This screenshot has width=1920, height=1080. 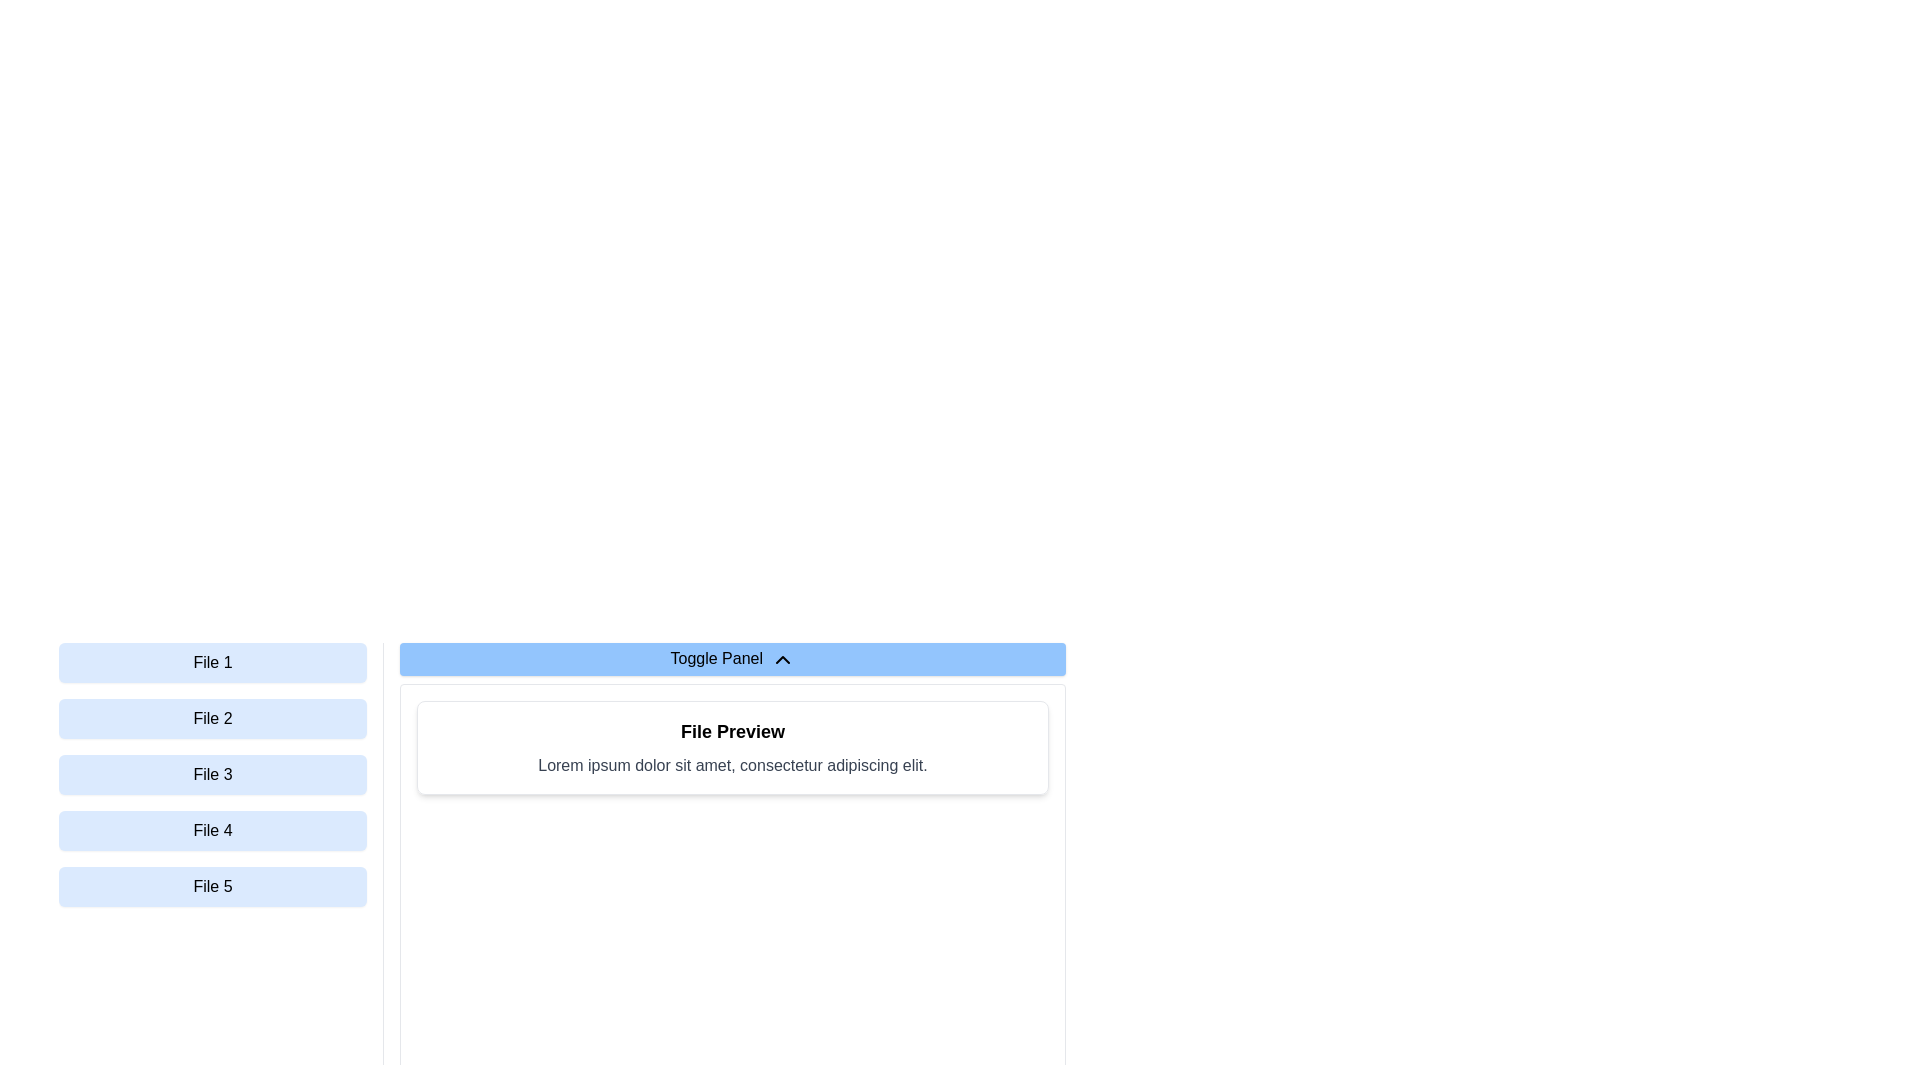 What do you see at coordinates (212, 886) in the screenshot?
I see `the 'File 5' button, which is a light blue rectangular button with rounded corners located at the bottom of a vertical list next to the 'File Preview' panel` at bounding box center [212, 886].